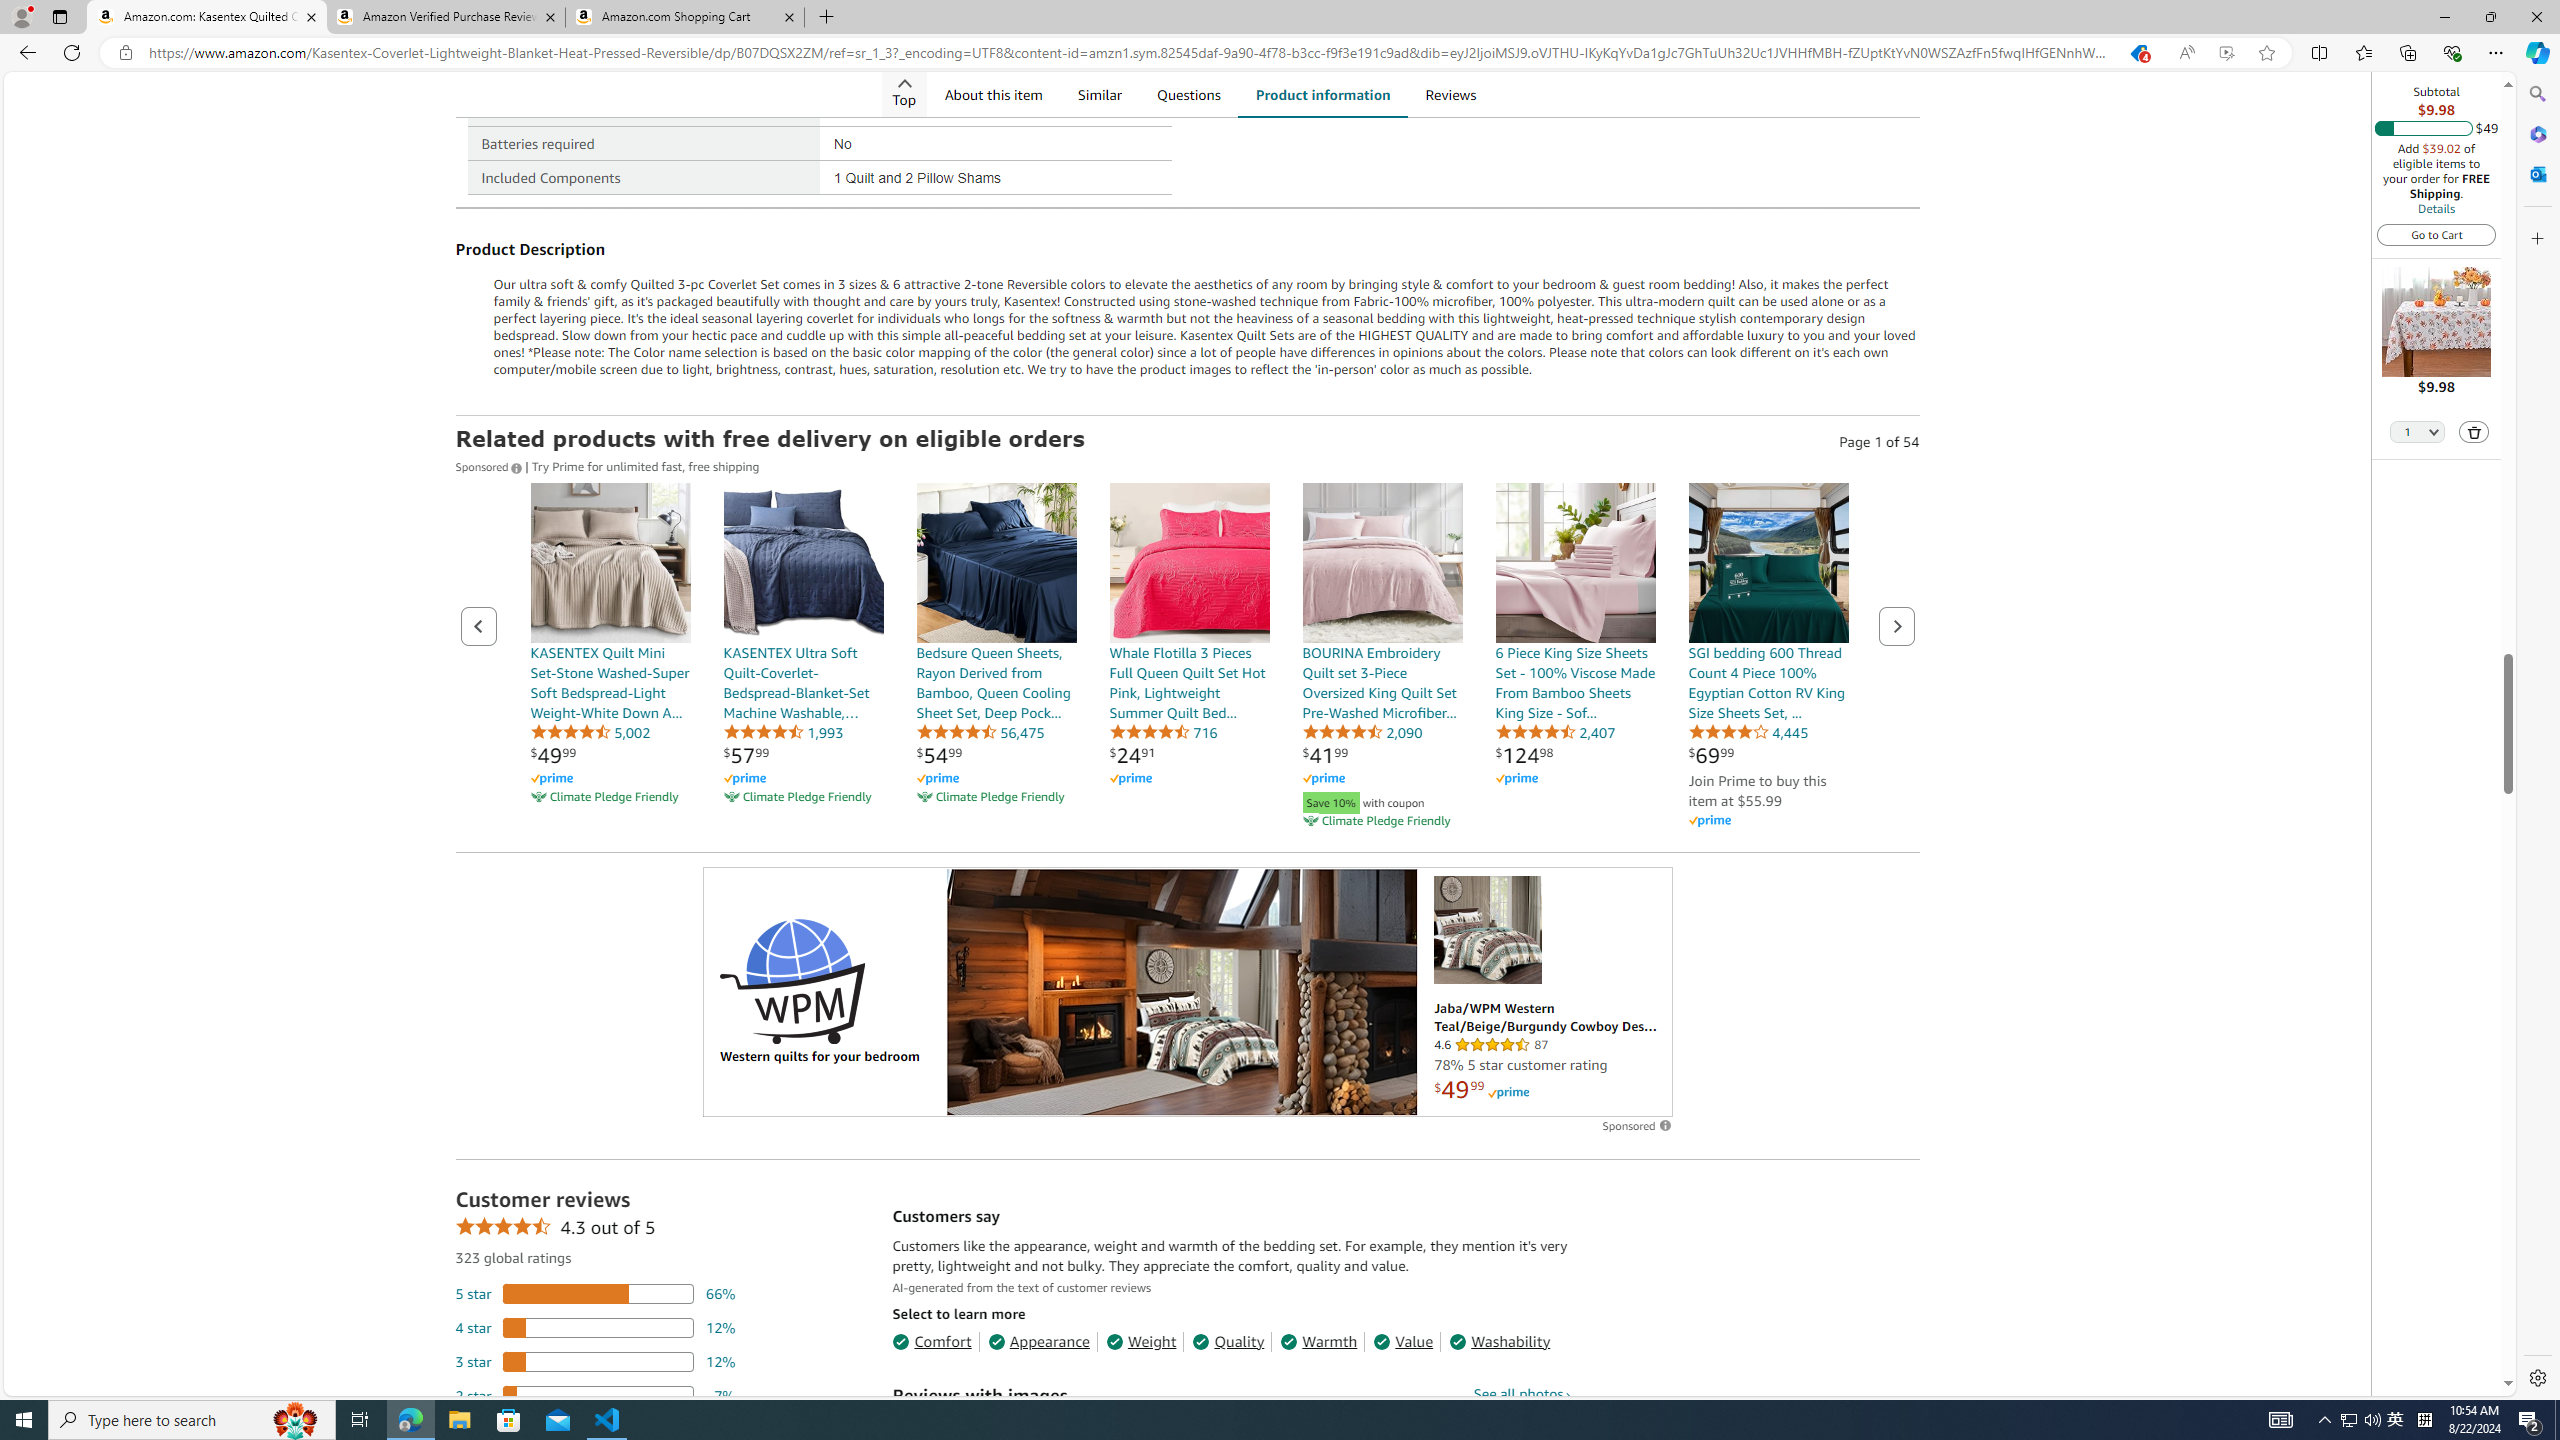 The image size is (2560, 1440). I want to click on '56,475', so click(979, 731).